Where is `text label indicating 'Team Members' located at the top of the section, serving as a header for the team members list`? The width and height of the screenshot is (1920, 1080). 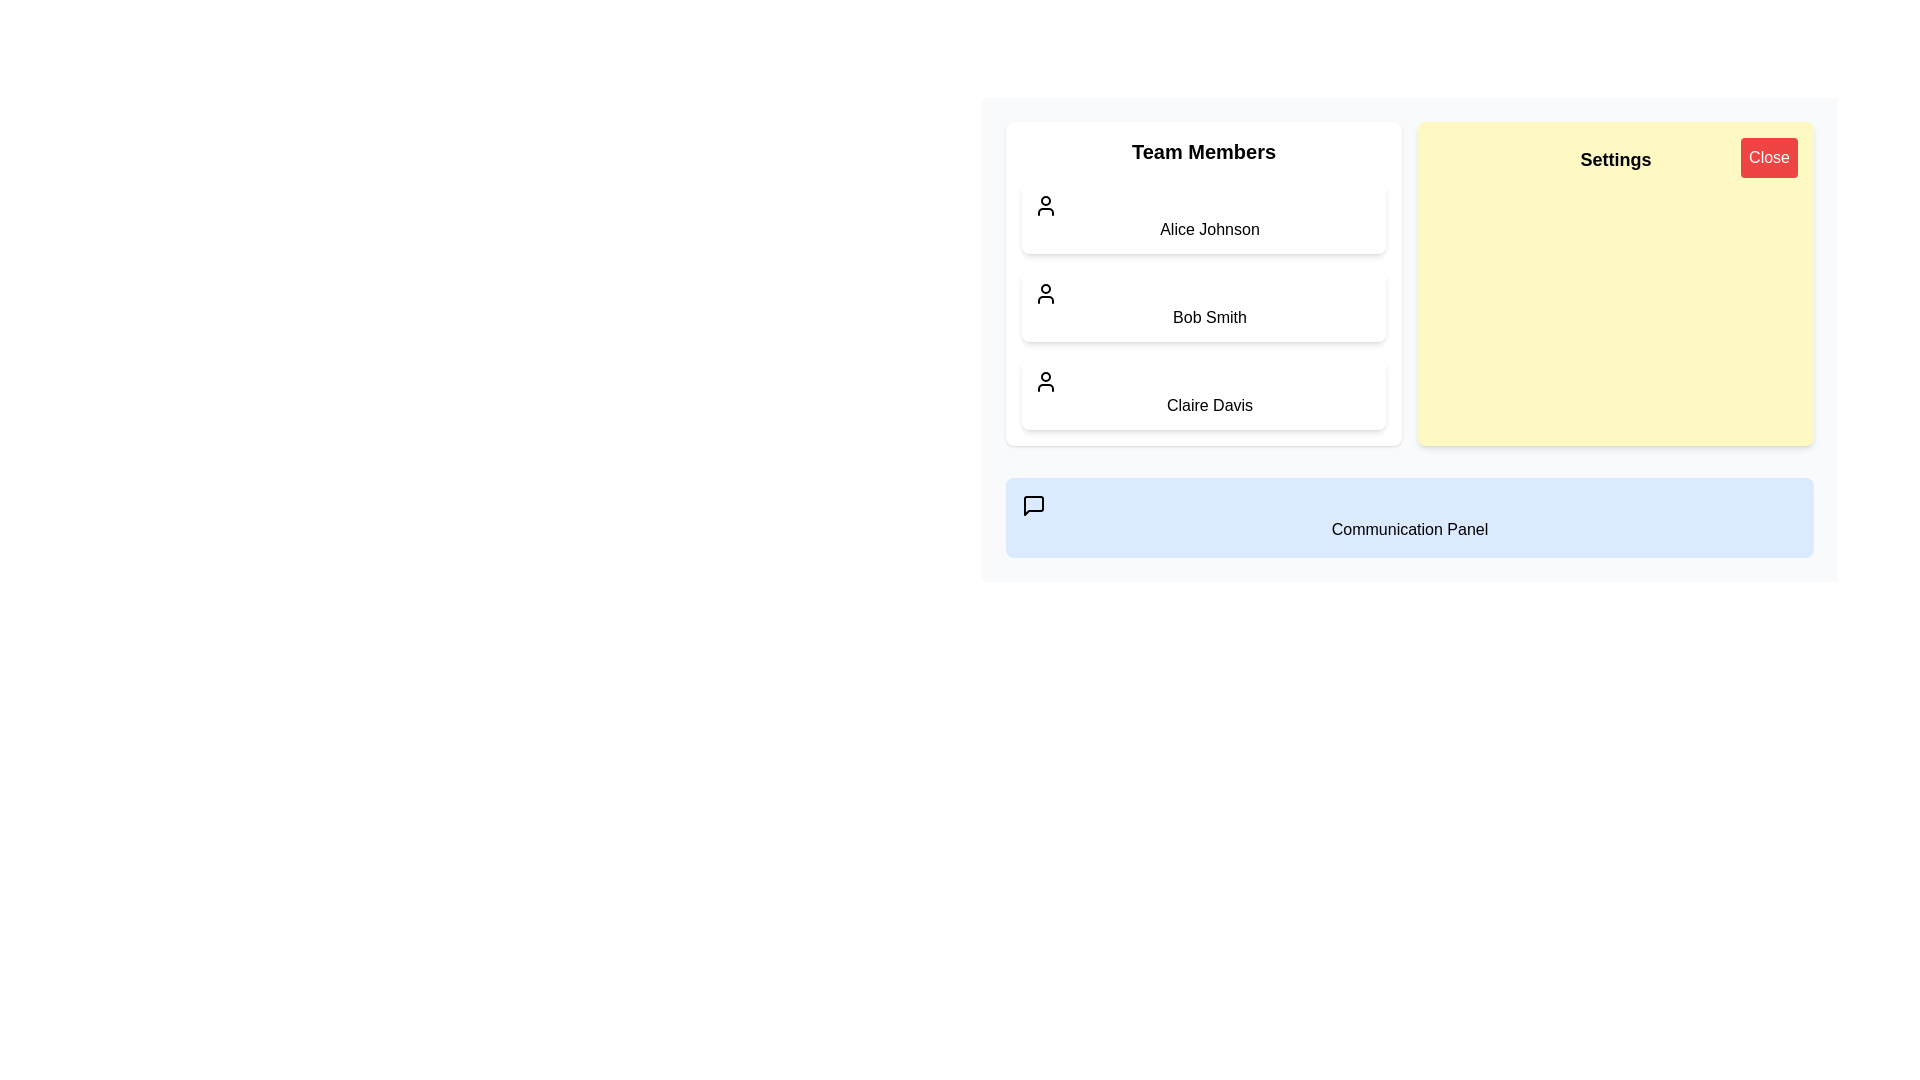
text label indicating 'Team Members' located at the top of the section, serving as a header for the team members list is located at coordinates (1203, 150).